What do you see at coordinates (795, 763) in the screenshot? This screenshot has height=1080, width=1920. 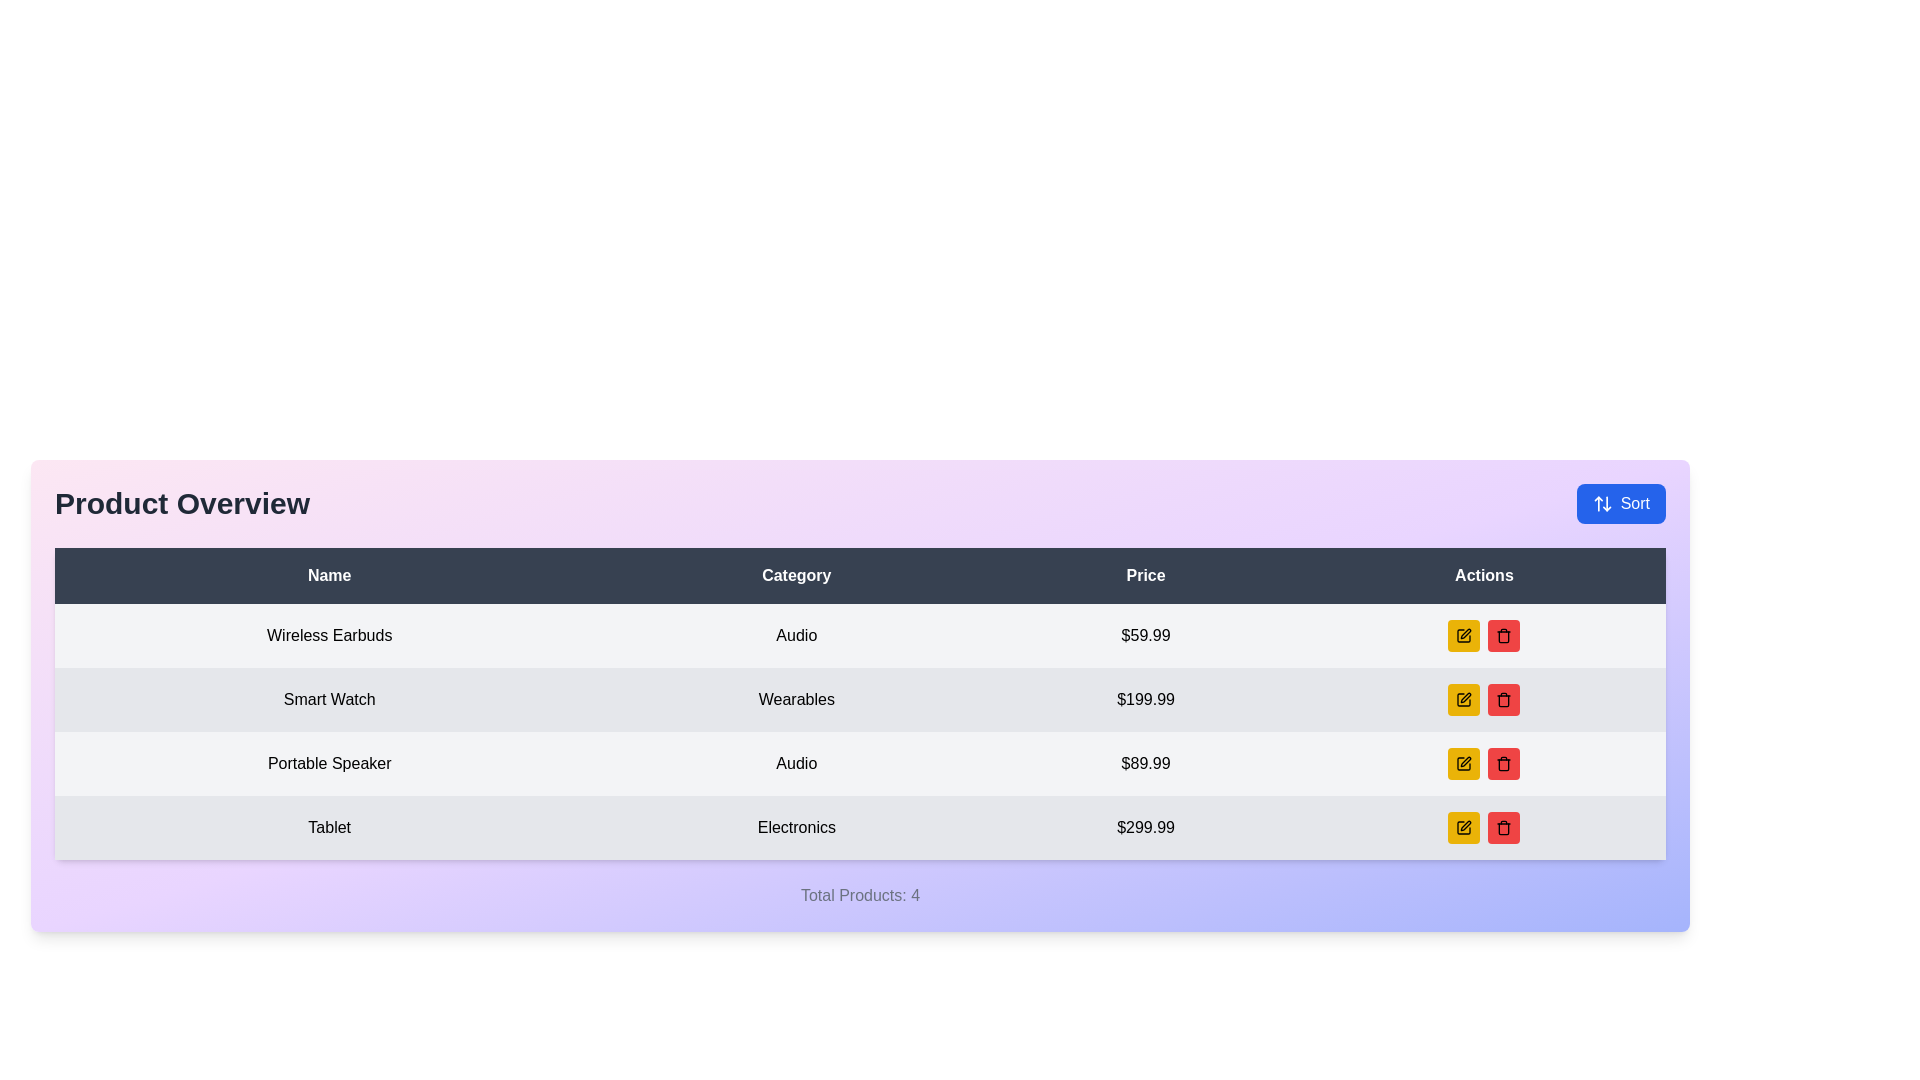 I see `the Text Label displaying the product category located in the third row, second column of the table` at bounding box center [795, 763].